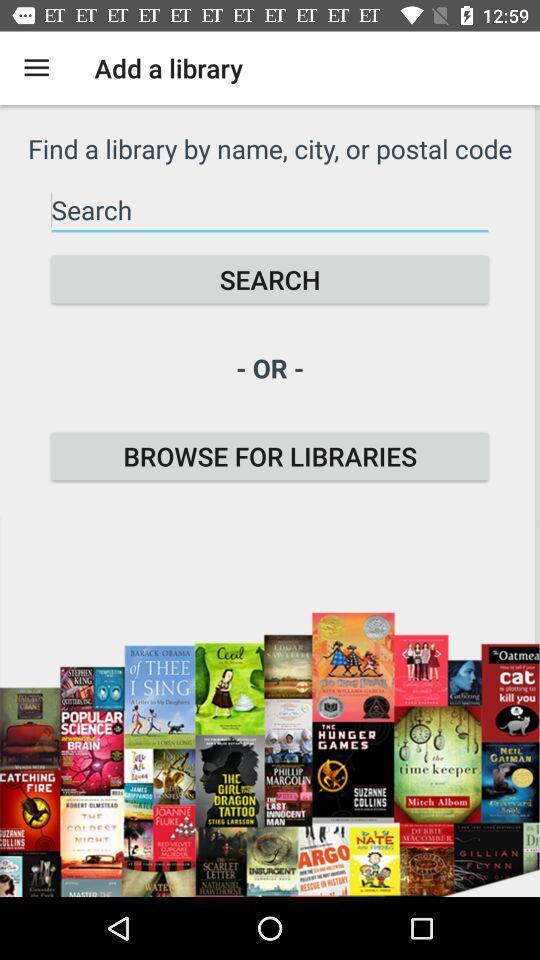 The image size is (540, 960). I want to click on browse for libraries icon, so click(270, 456).